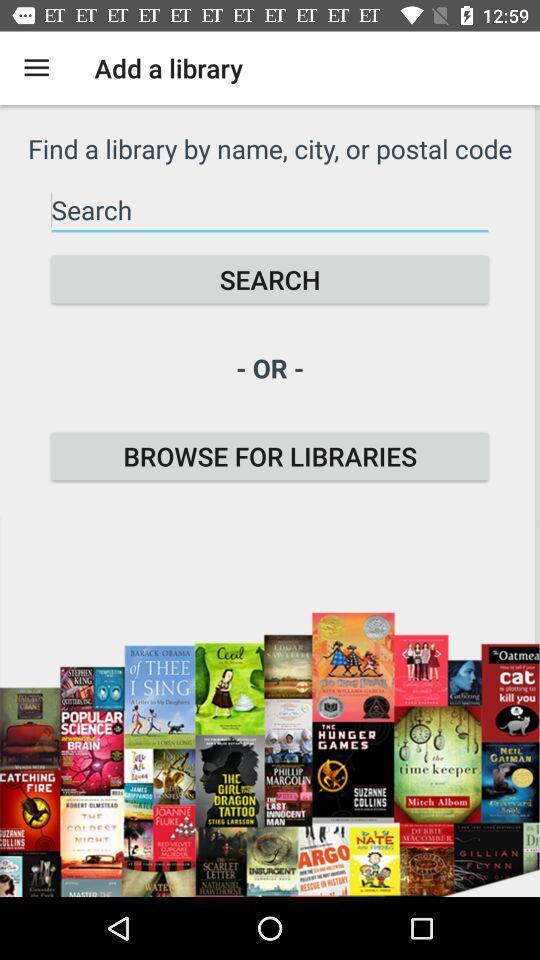 The image size is (540, 960). I want to click on browse for libraries icon, so click(270, 456).